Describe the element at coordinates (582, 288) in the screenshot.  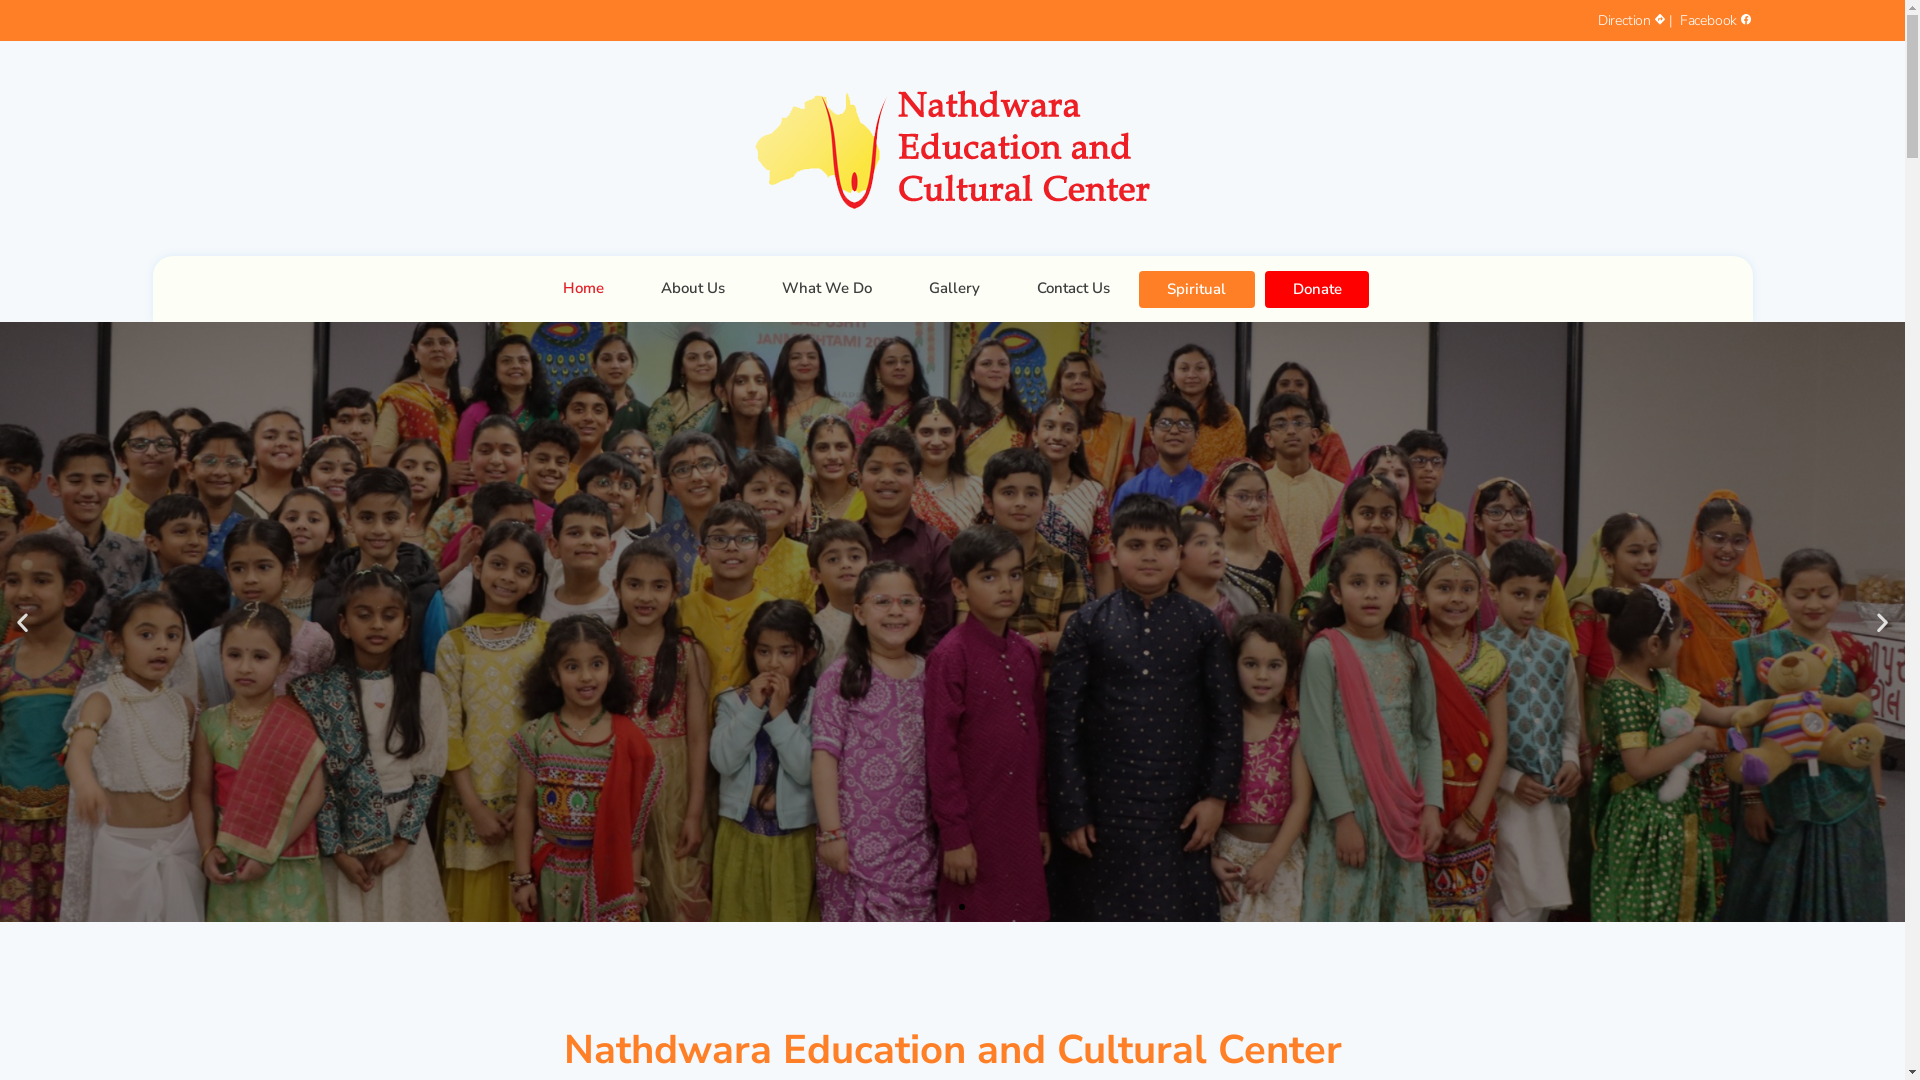
I see `'Home'` at that location.